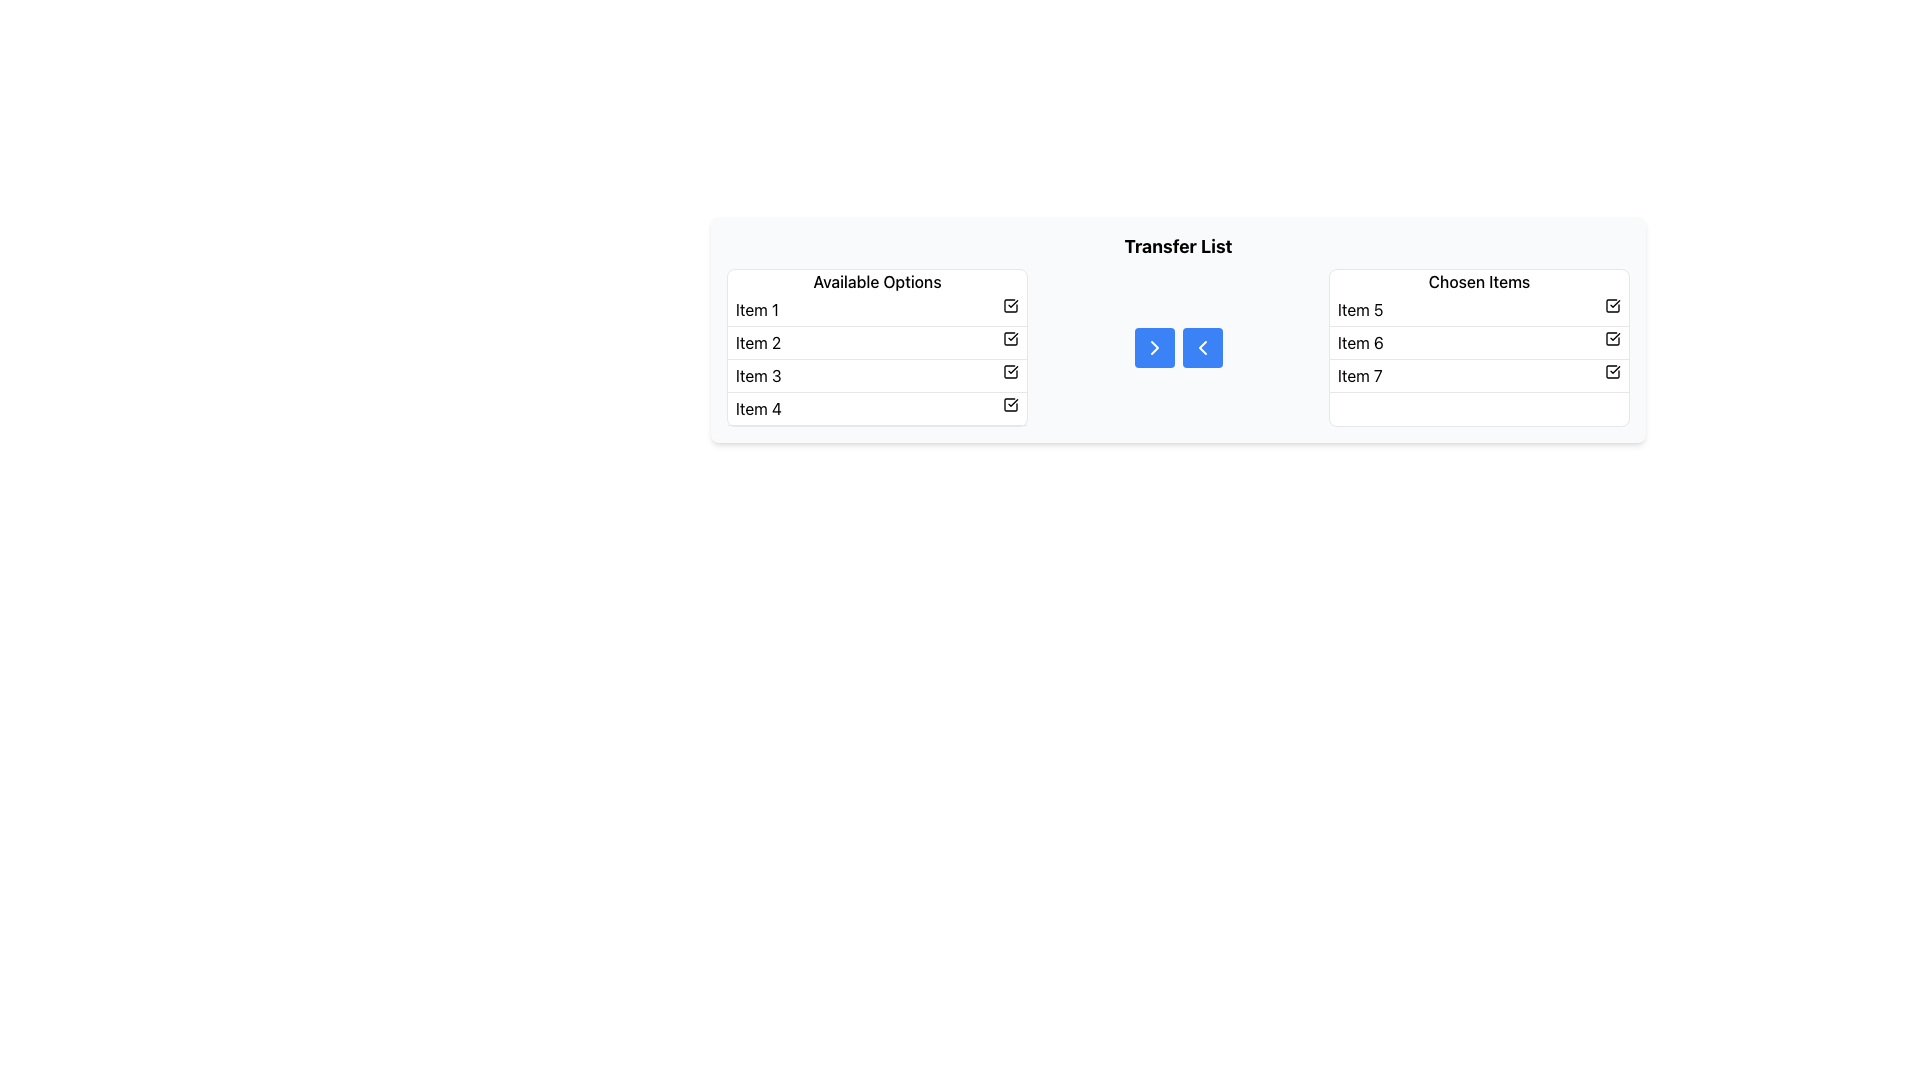 The width and height of the screenshot is (1920, 1080). What do you see at coordinates (877, 408) in the screenshot?
I see `the checkbox in the fourth list item labeled 'Item 4'` at bounding box center [877, 408].